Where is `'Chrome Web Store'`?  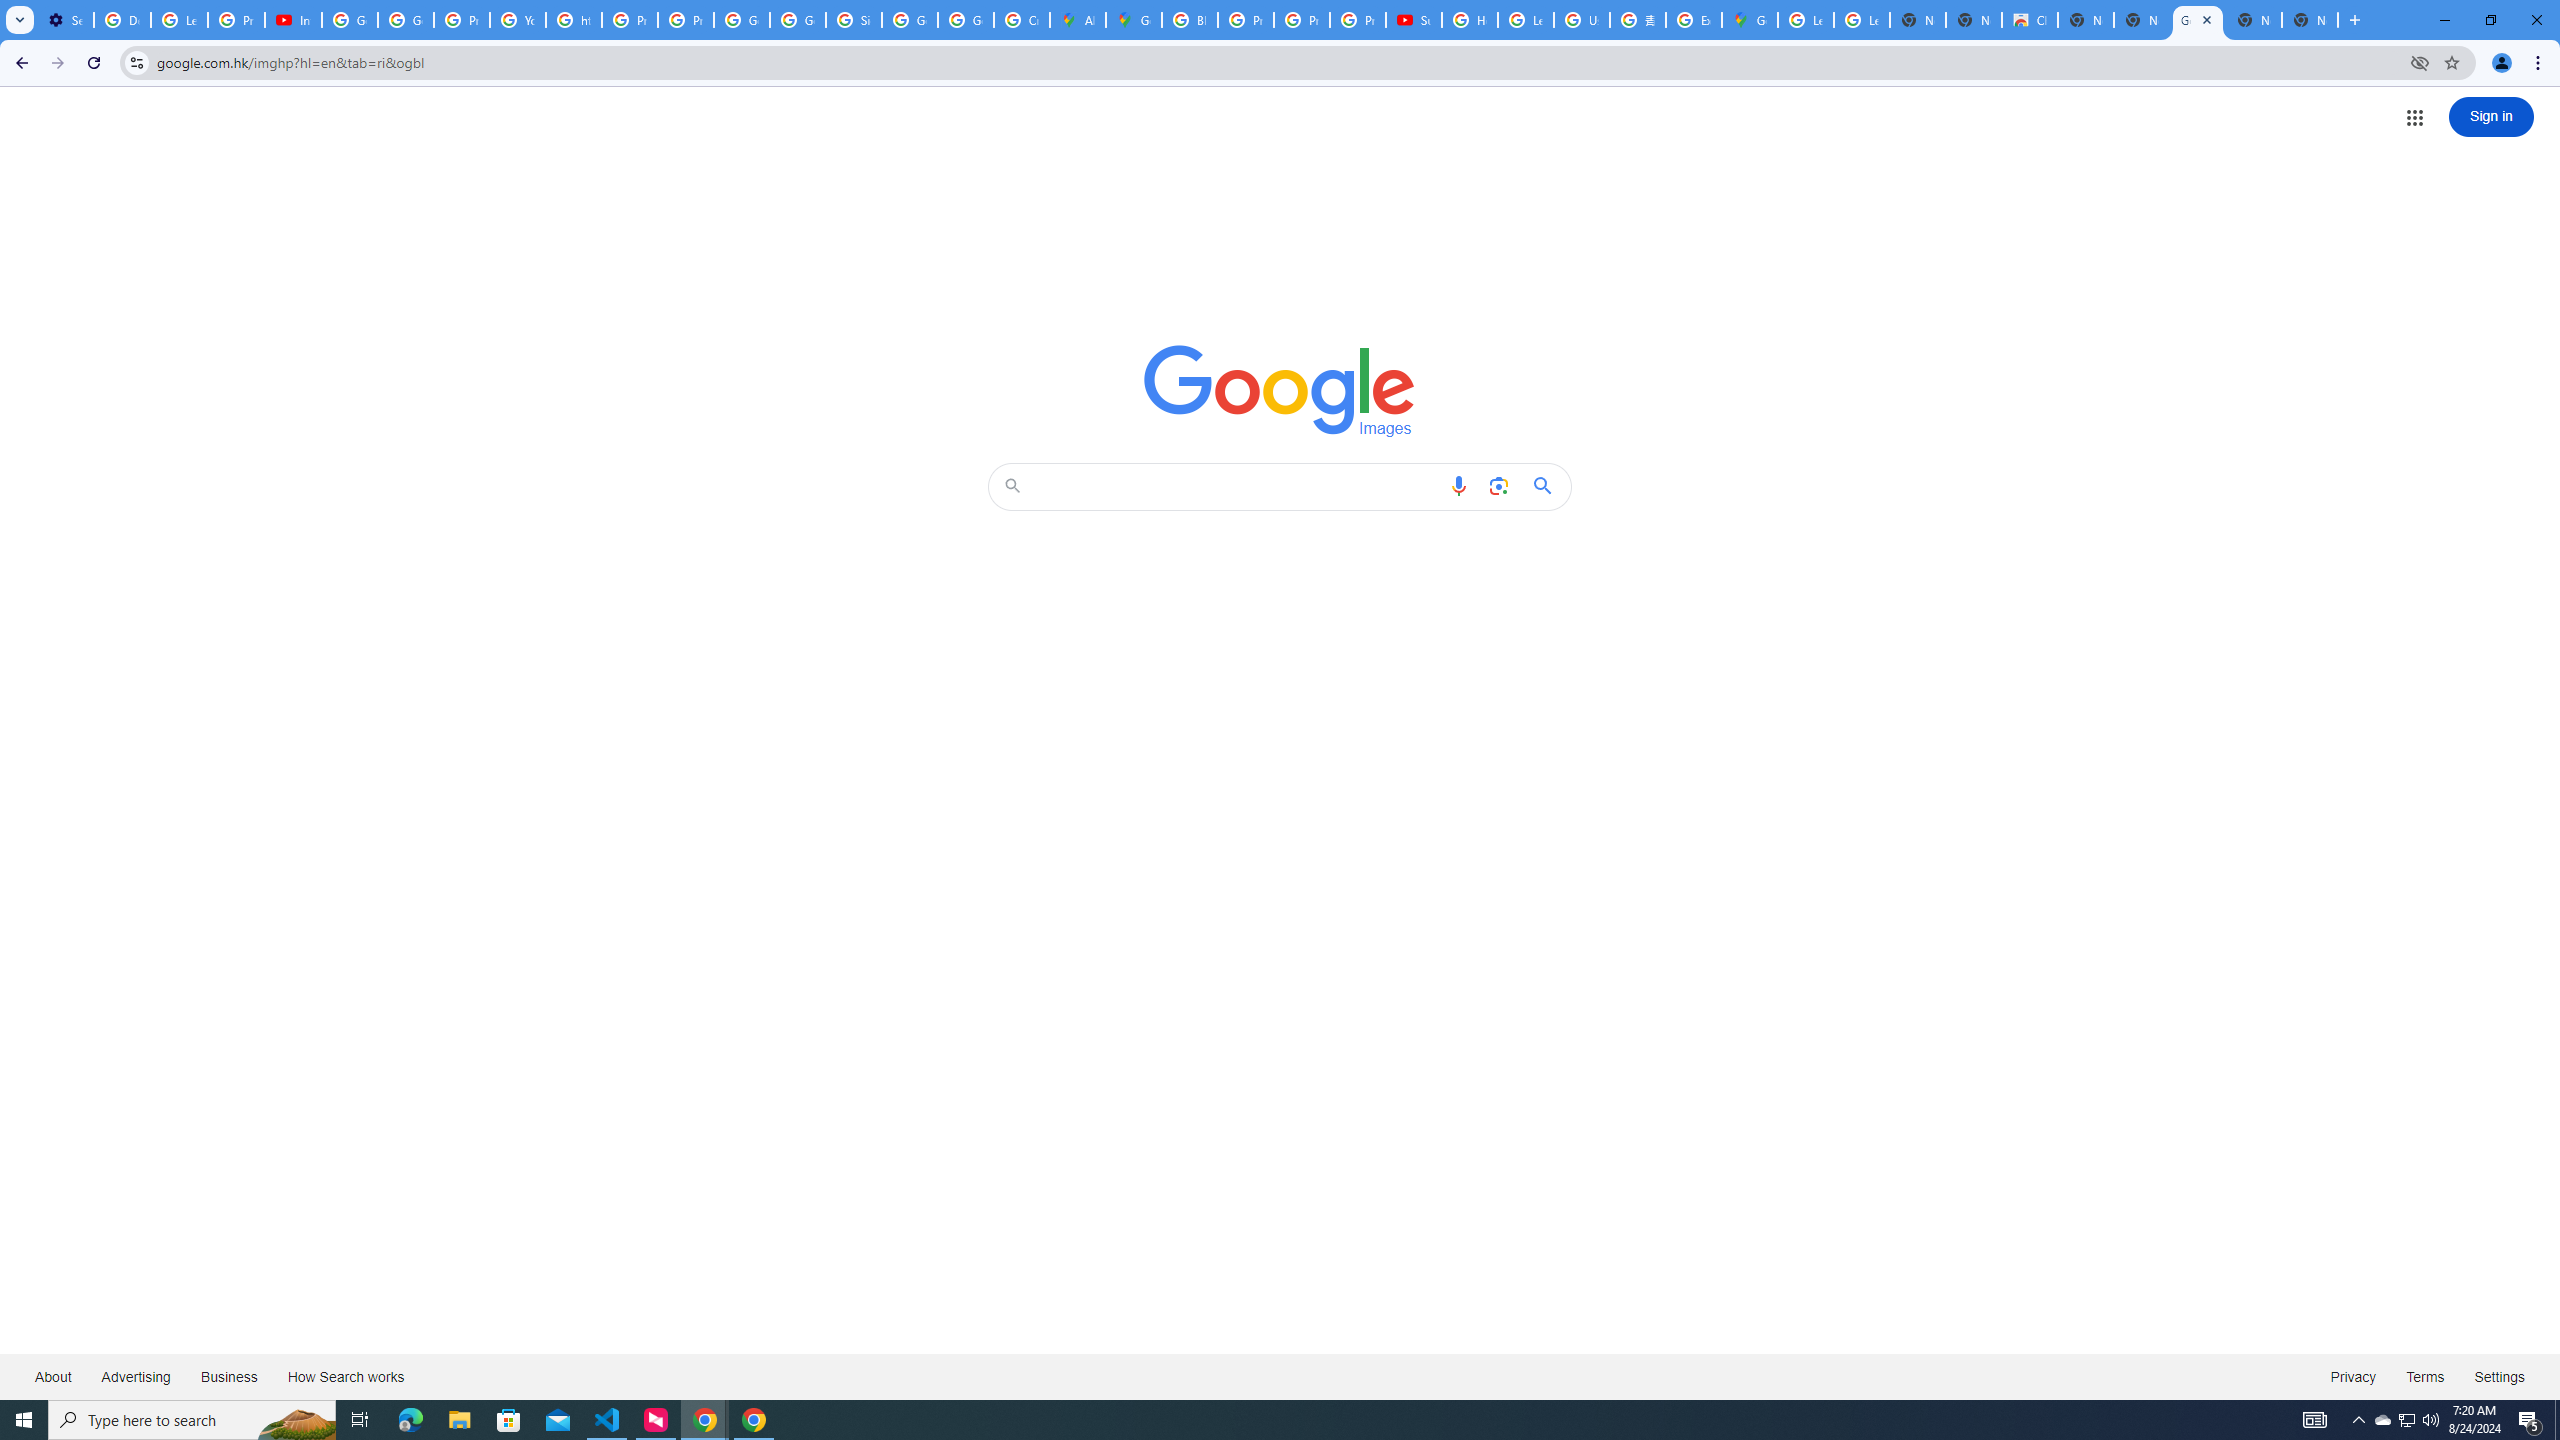 'Chrome Web Store' is located at coordinates (2030, 19).